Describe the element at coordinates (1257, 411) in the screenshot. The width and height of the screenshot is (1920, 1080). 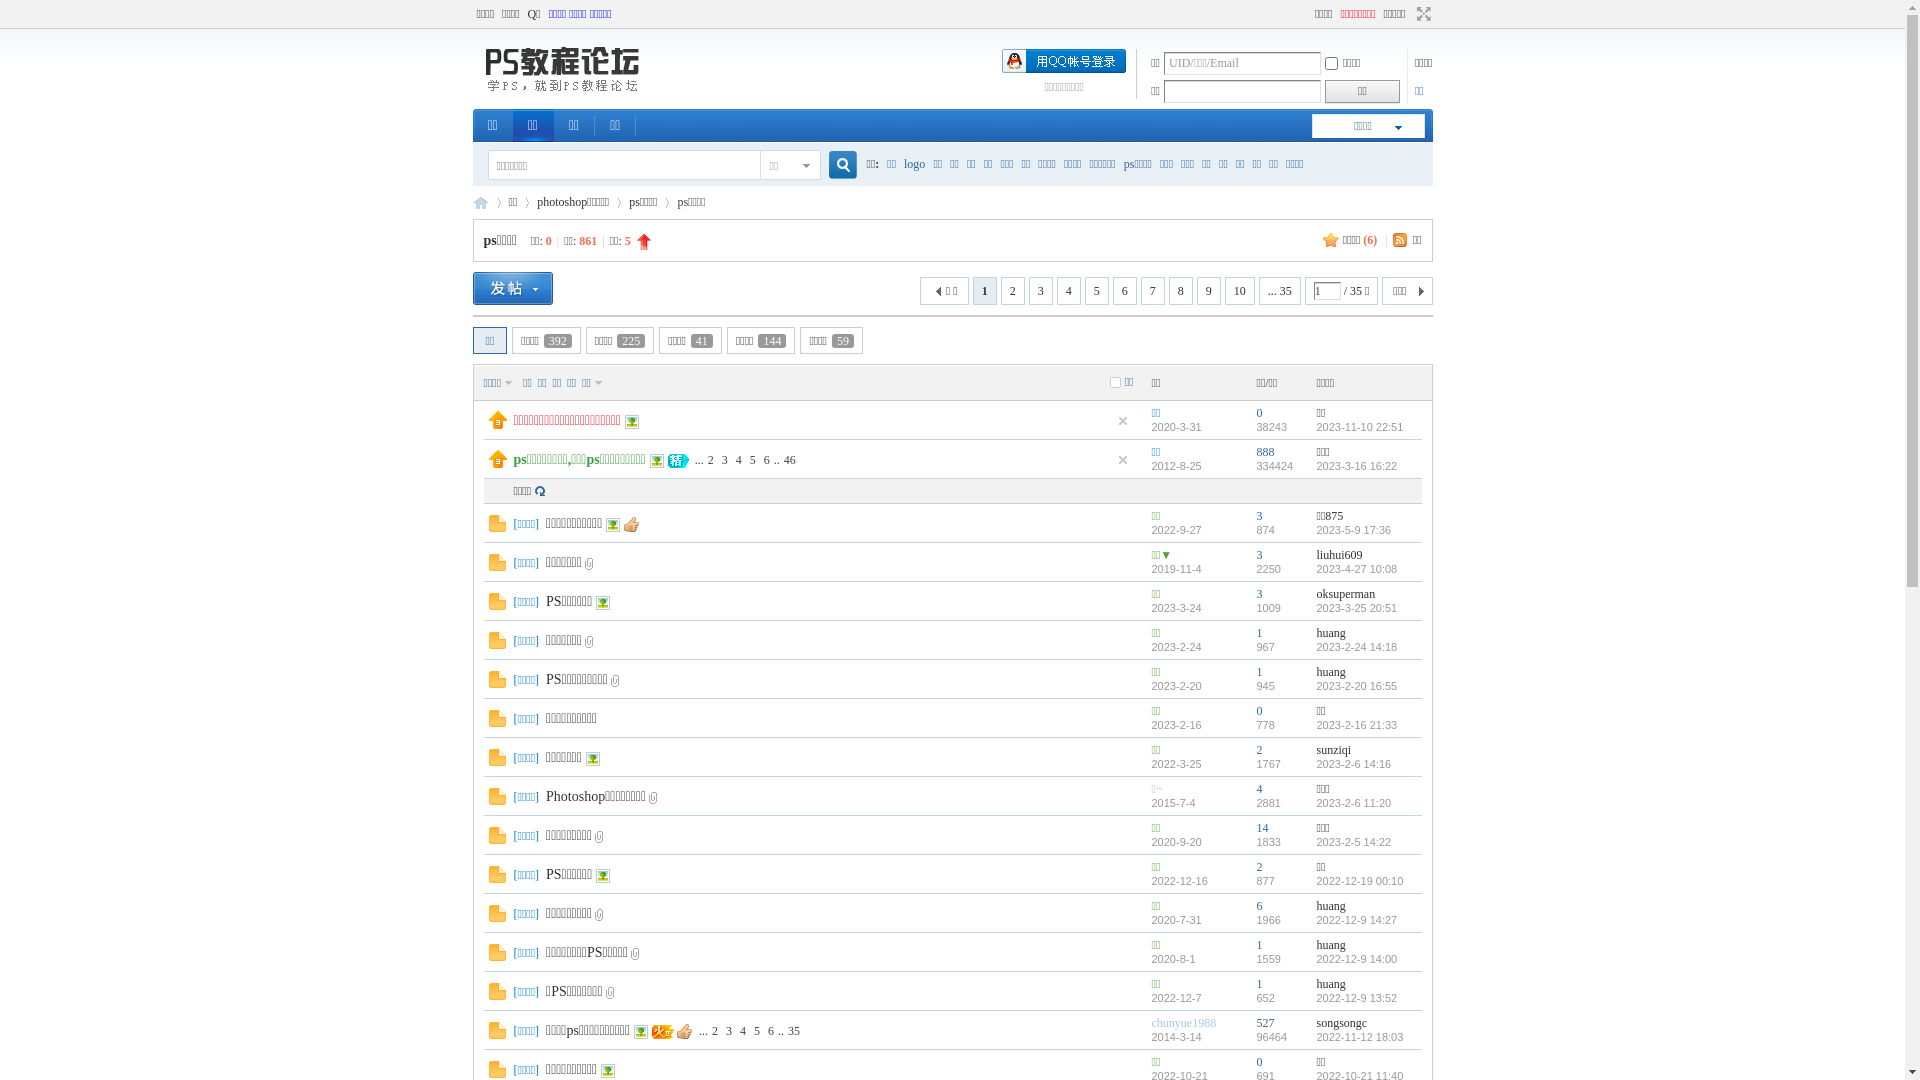
I see `'0'` at that location.